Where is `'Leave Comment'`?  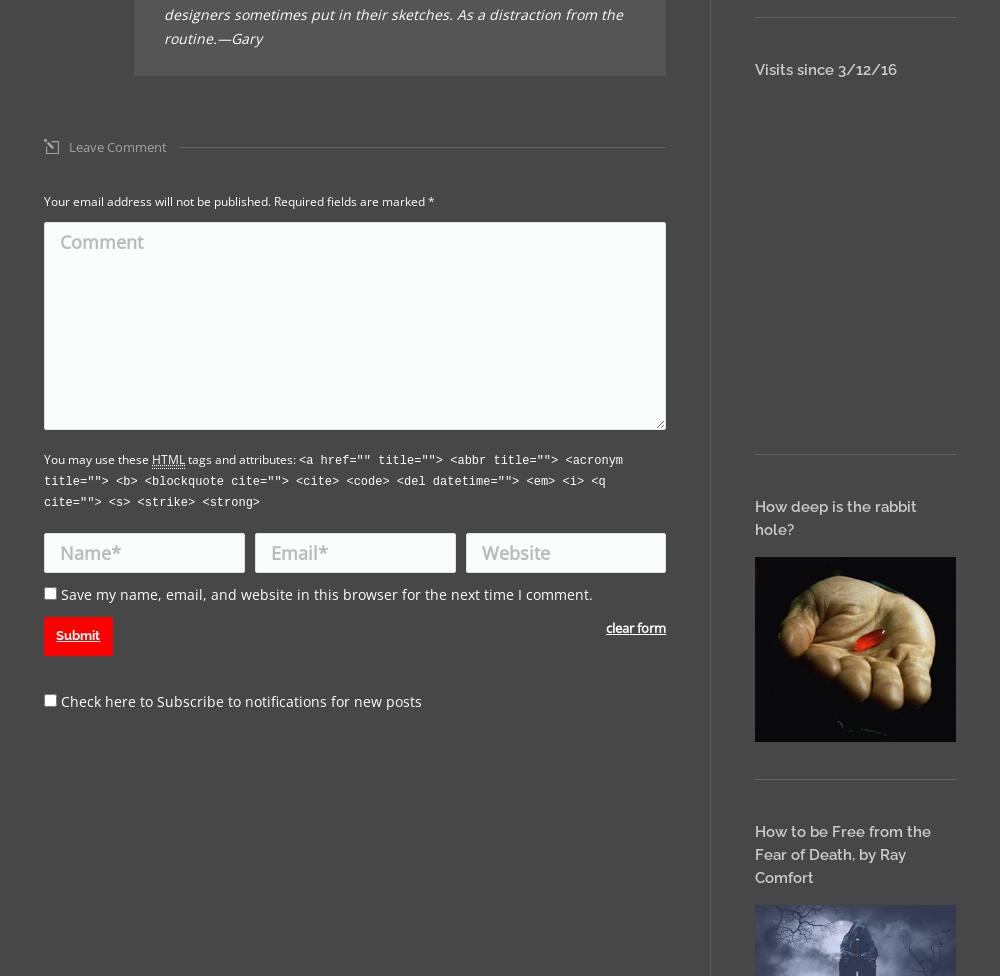 'Leave Comment' is located at coordinates (117, 145).